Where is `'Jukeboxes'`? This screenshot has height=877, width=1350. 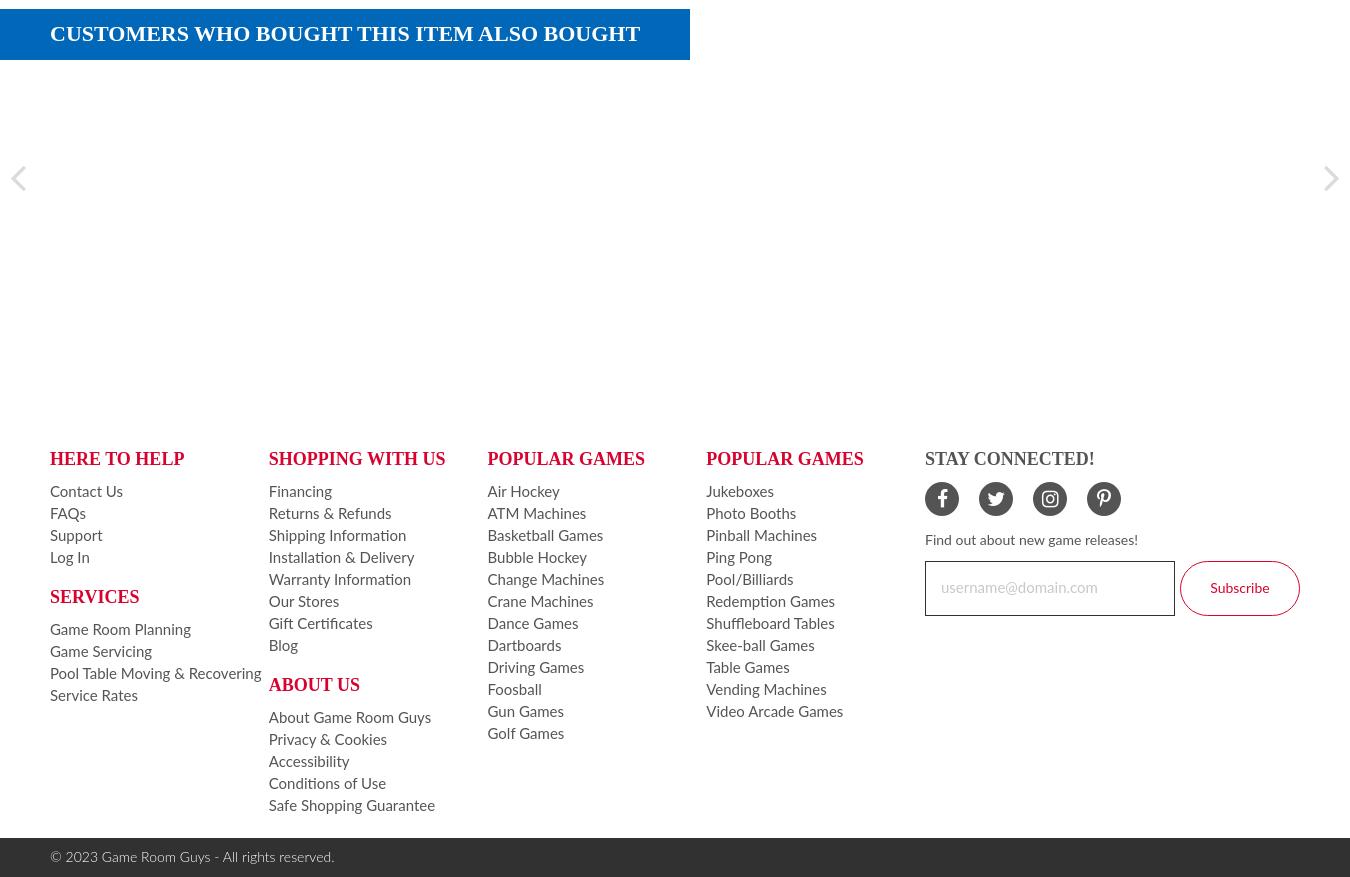
'Jukeboxes' is located at coordinates (738, 490).